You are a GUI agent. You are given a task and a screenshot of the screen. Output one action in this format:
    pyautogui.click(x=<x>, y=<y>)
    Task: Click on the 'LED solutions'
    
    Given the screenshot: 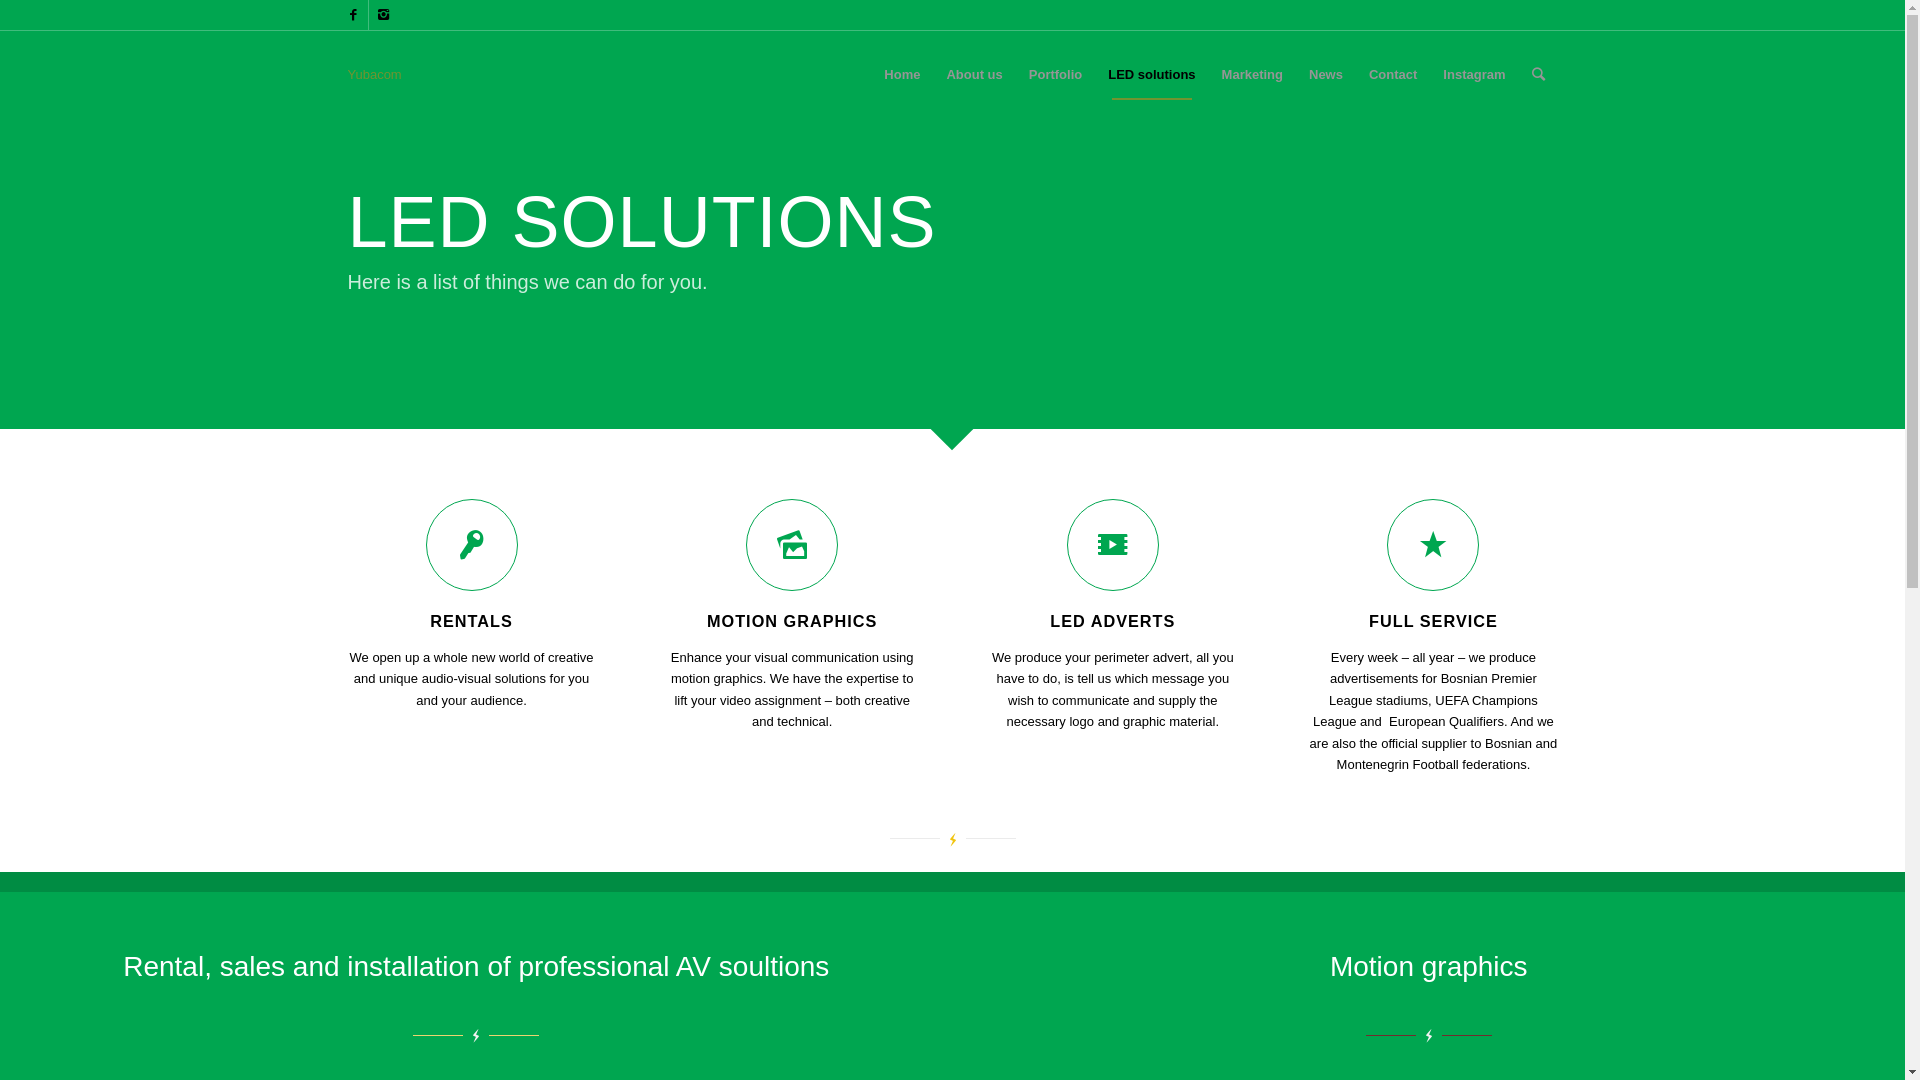 What is the action you would take?
    pyautogui.click(x=1151, y=73)
    